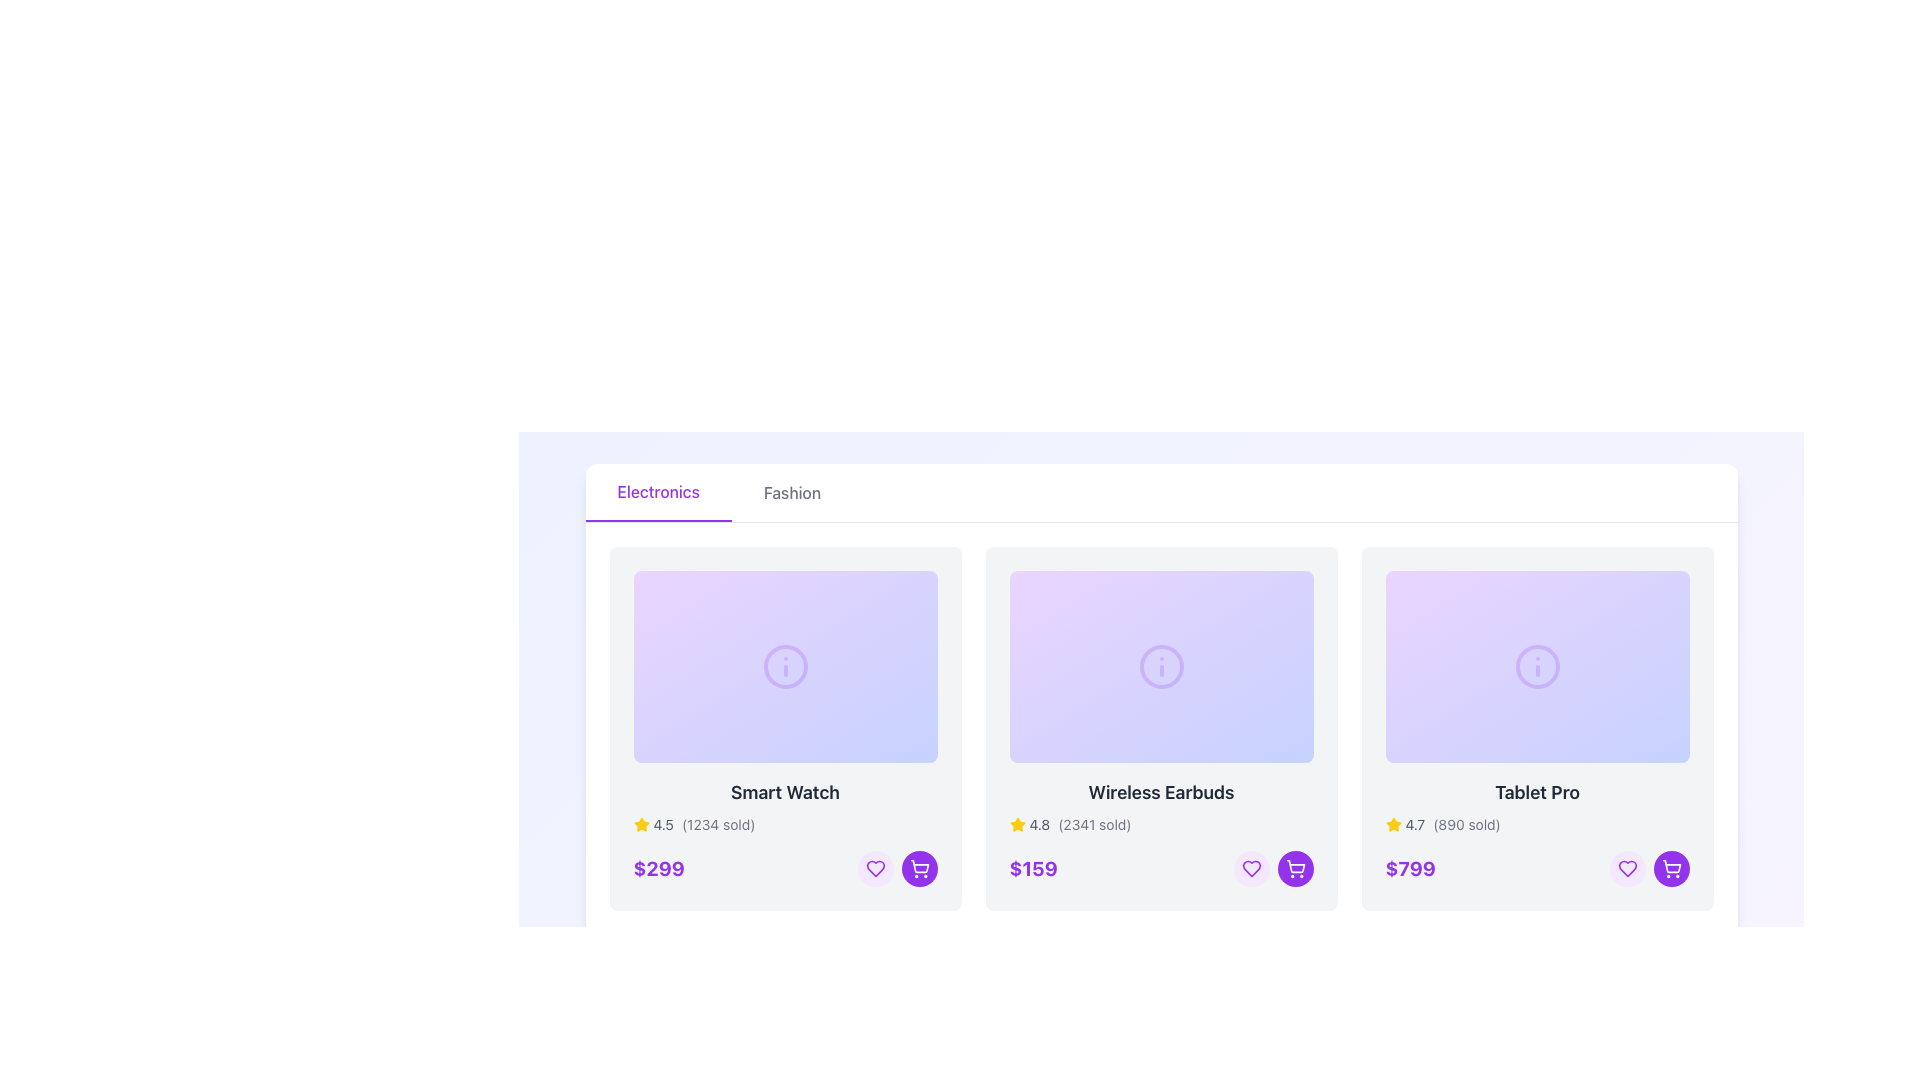 This screenshot has width=1920, height=1080. I want to click on the static text displaying '(2341 sold)' which is located next to the rating number in the second product card for 'Wireless Earbuds', so click(1093, 825).